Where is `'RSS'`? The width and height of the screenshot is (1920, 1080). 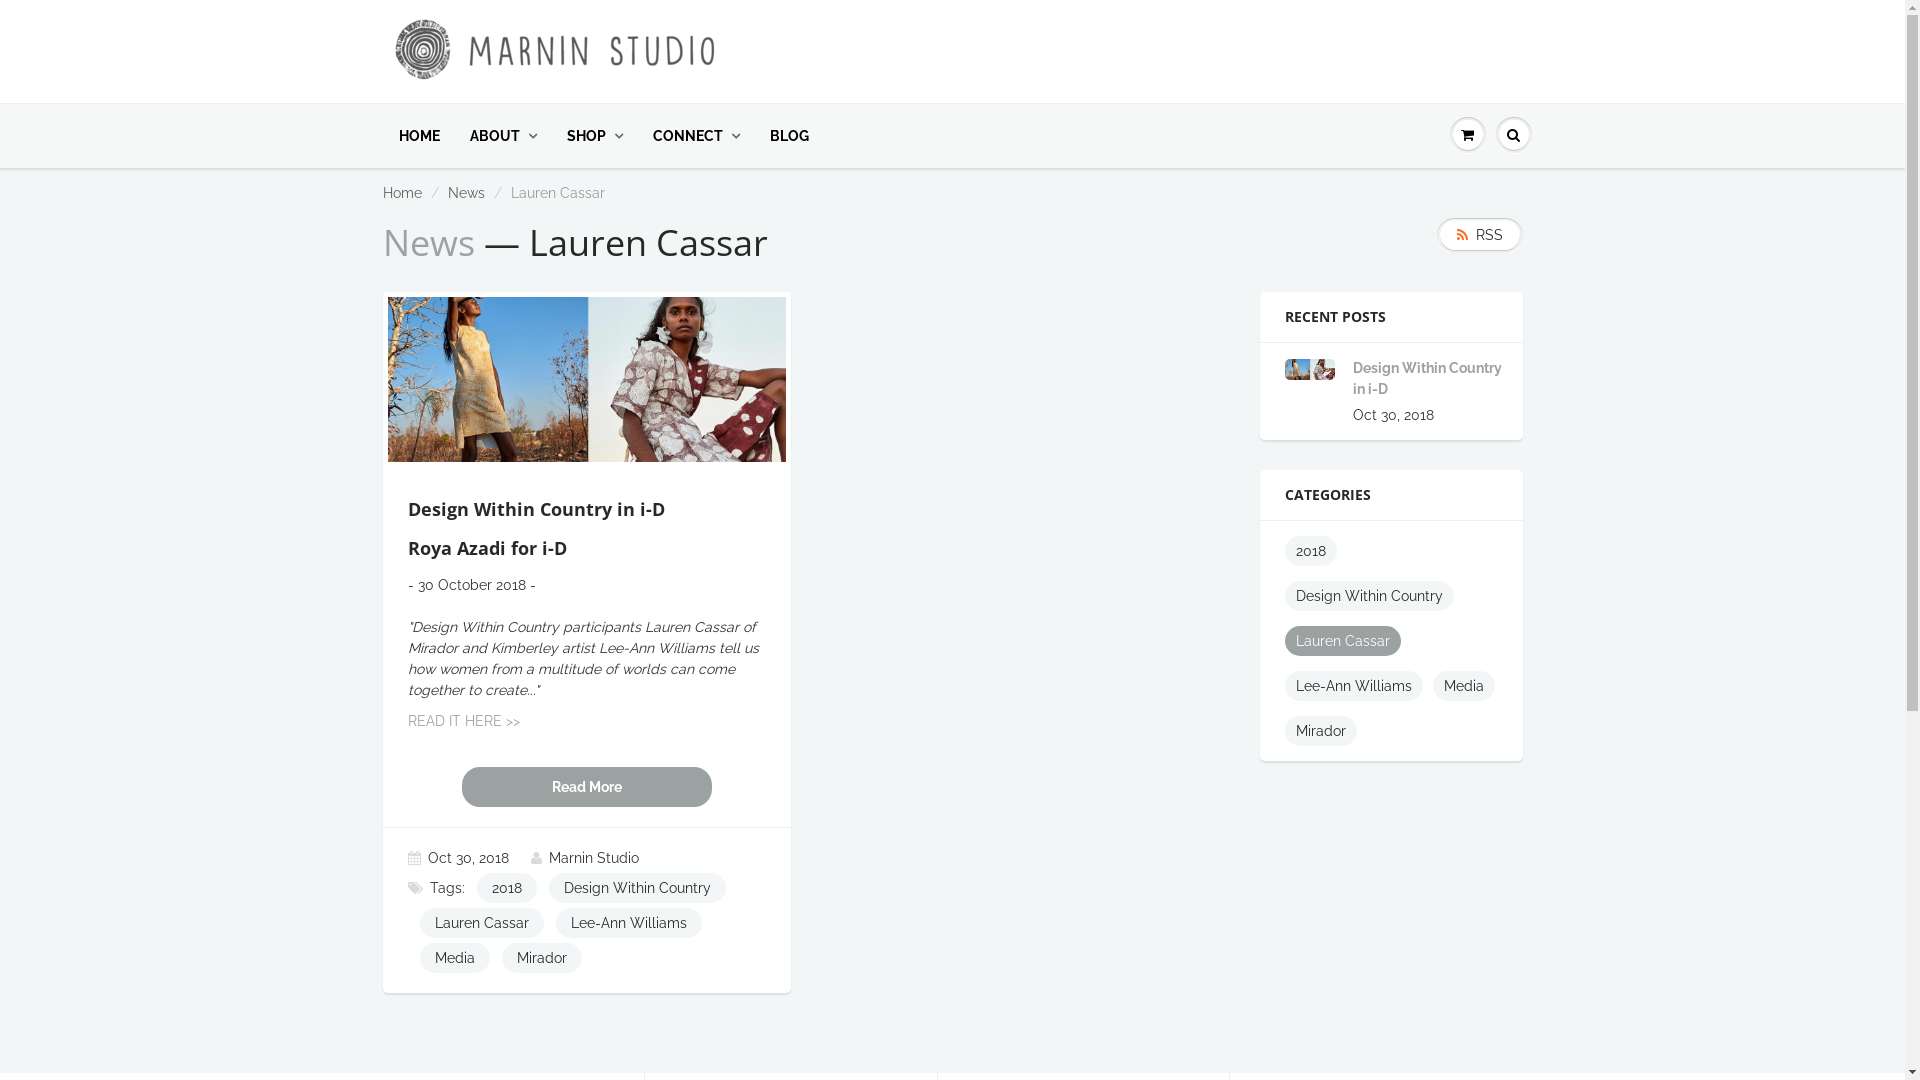
'RSS' is located at coordinates (1478, 234).